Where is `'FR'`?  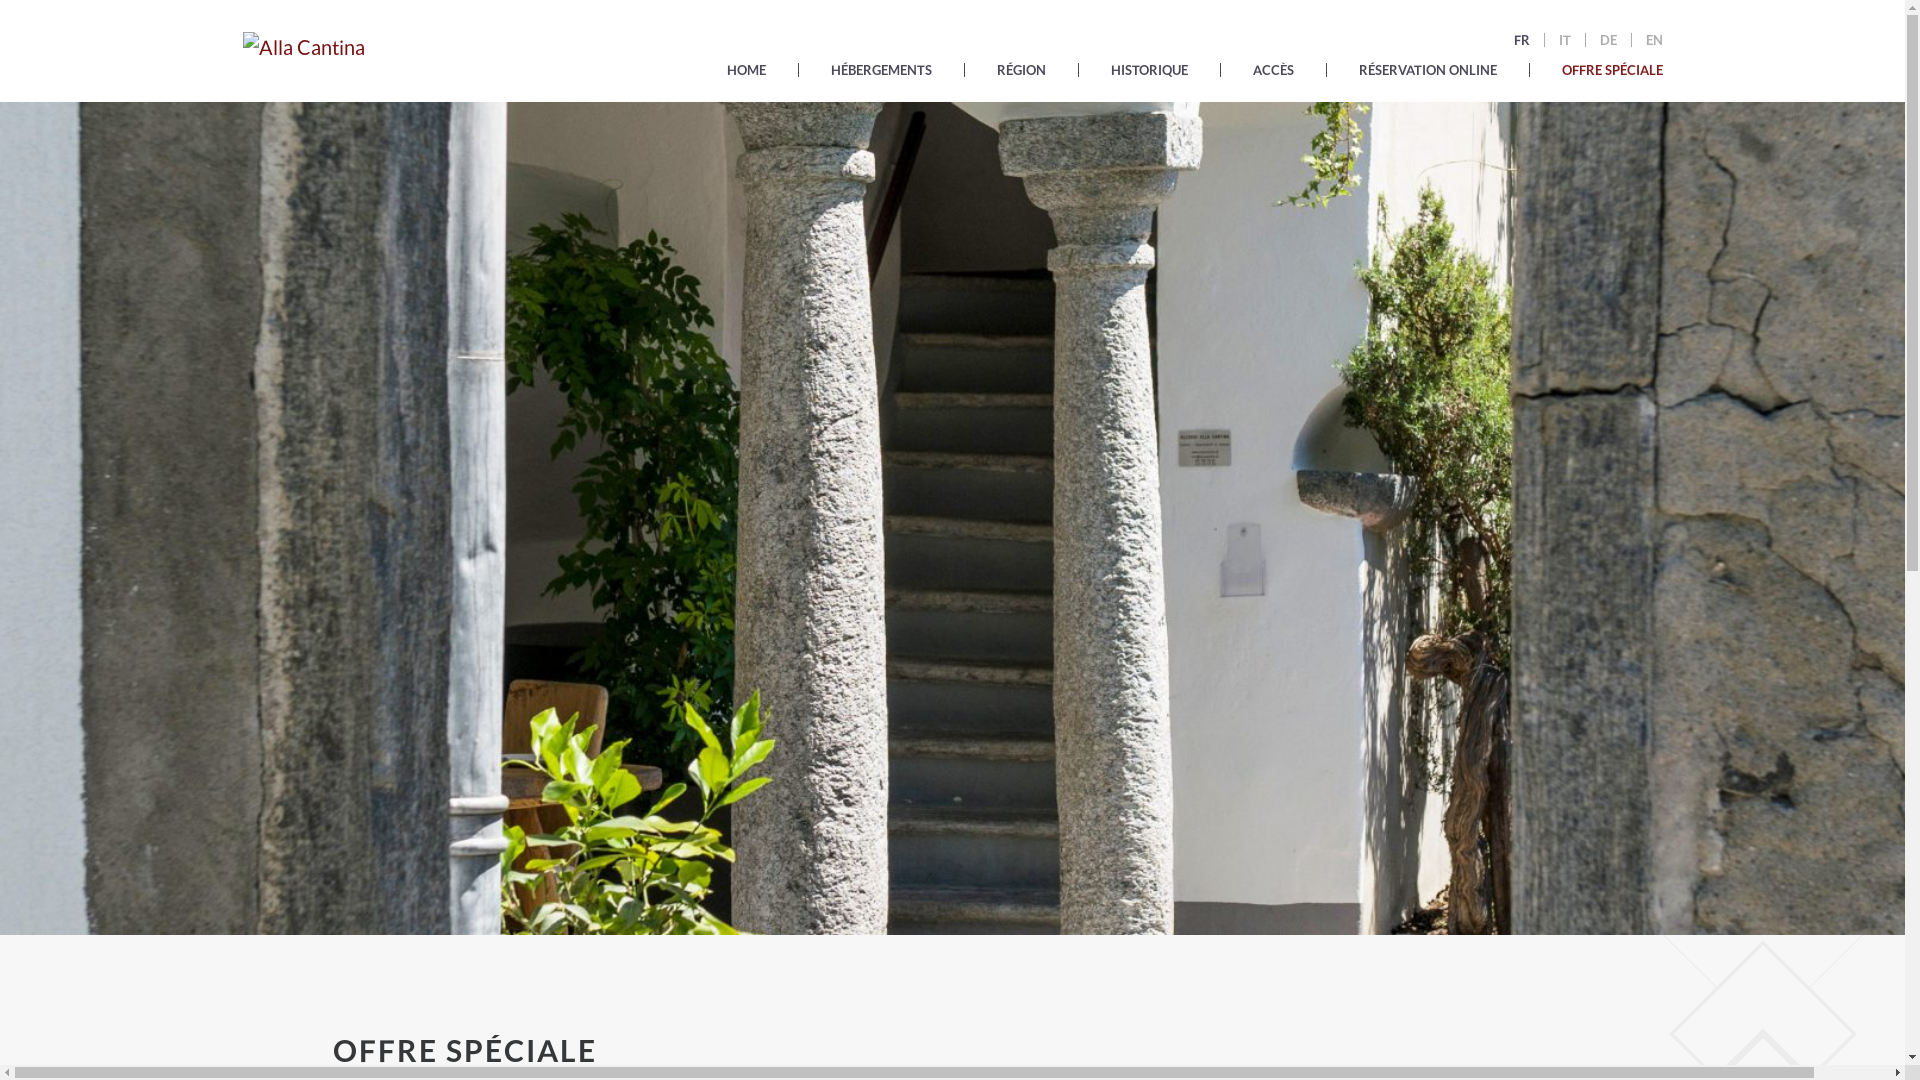
'FR' is located at coordinates (1520, 39).